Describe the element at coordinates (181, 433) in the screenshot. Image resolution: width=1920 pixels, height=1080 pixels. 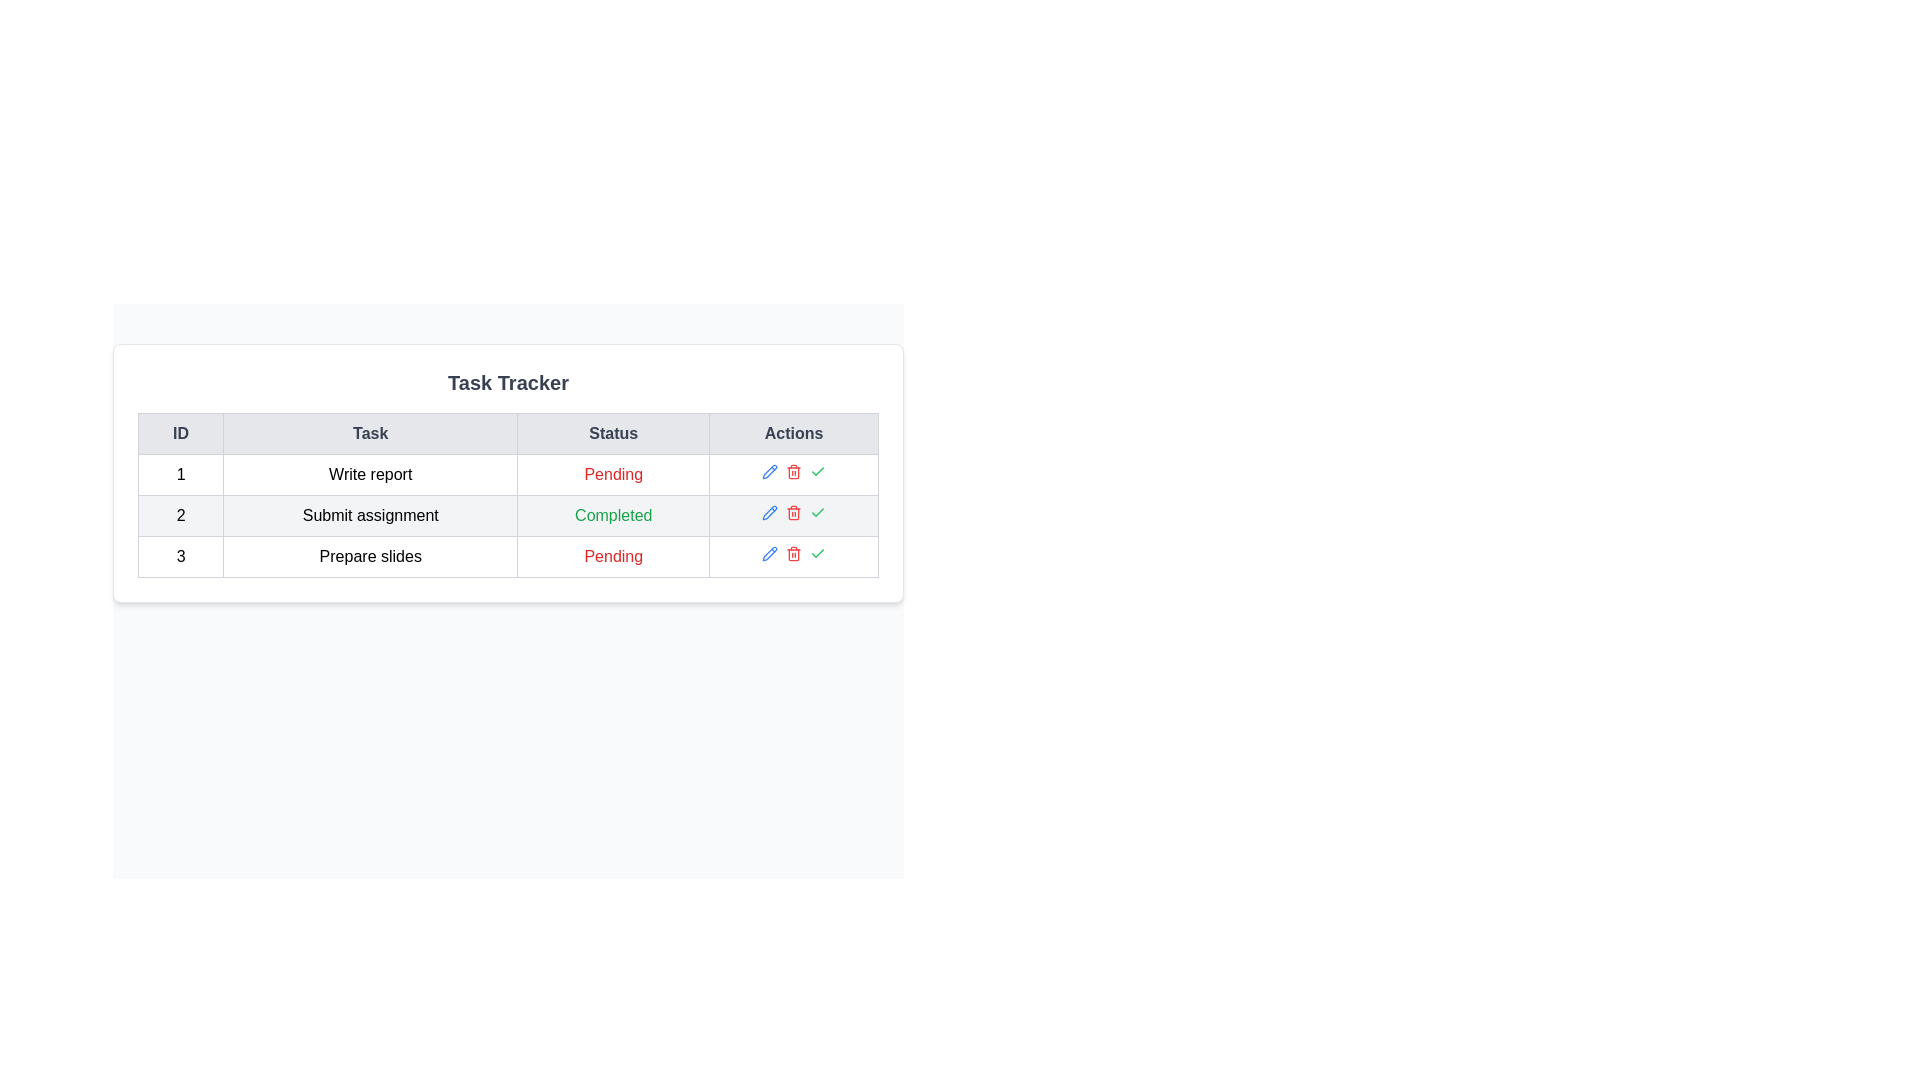
I see `the column header ID to sort the tasks` at that location.